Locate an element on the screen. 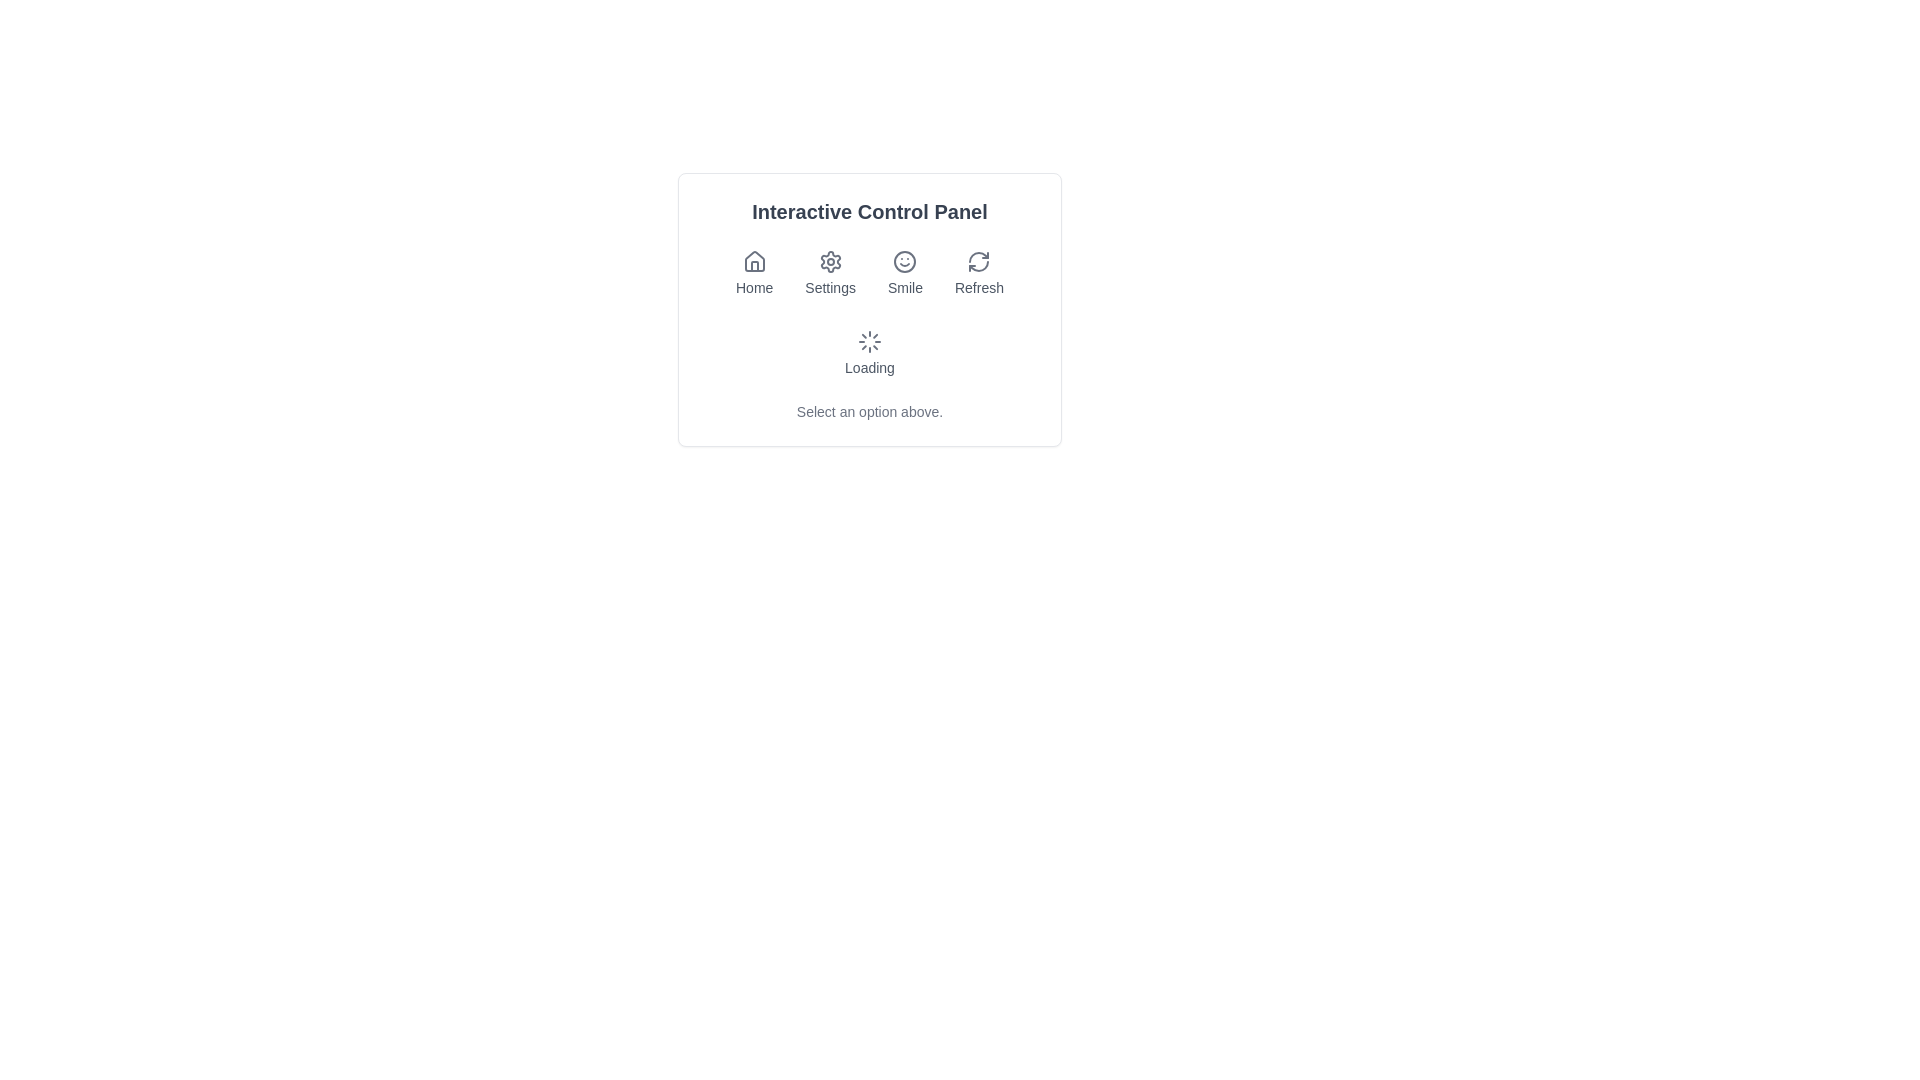 This screenshot has height=1080, width=1920. the static text element that displays 'Select an option above.' which is positioned below the 'Loading' label in the interactive control panel is located at coordinates (869, 411).